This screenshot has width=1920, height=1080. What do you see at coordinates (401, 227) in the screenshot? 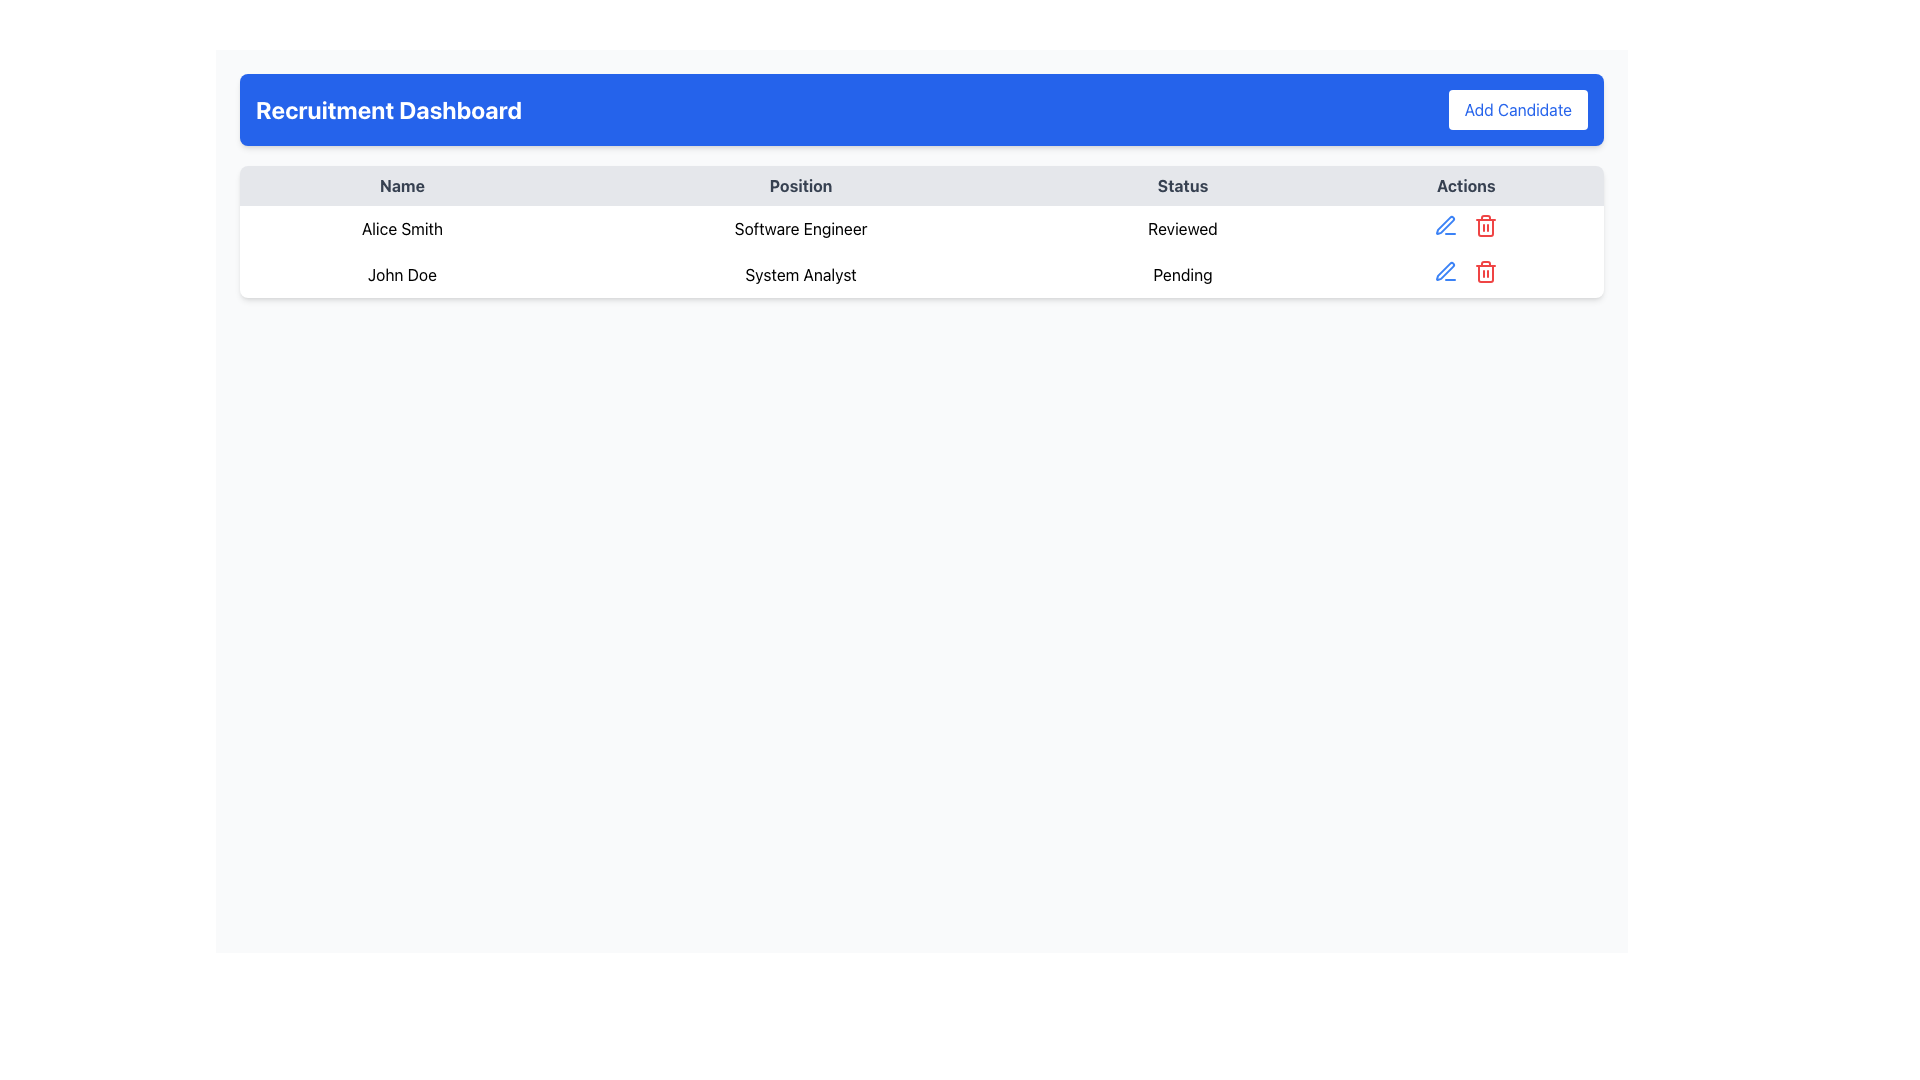
I see `the text label identifying 'Alice Smith' located in the first cell of the first data row under the 'Name' column` at bounding box center [401, 227].